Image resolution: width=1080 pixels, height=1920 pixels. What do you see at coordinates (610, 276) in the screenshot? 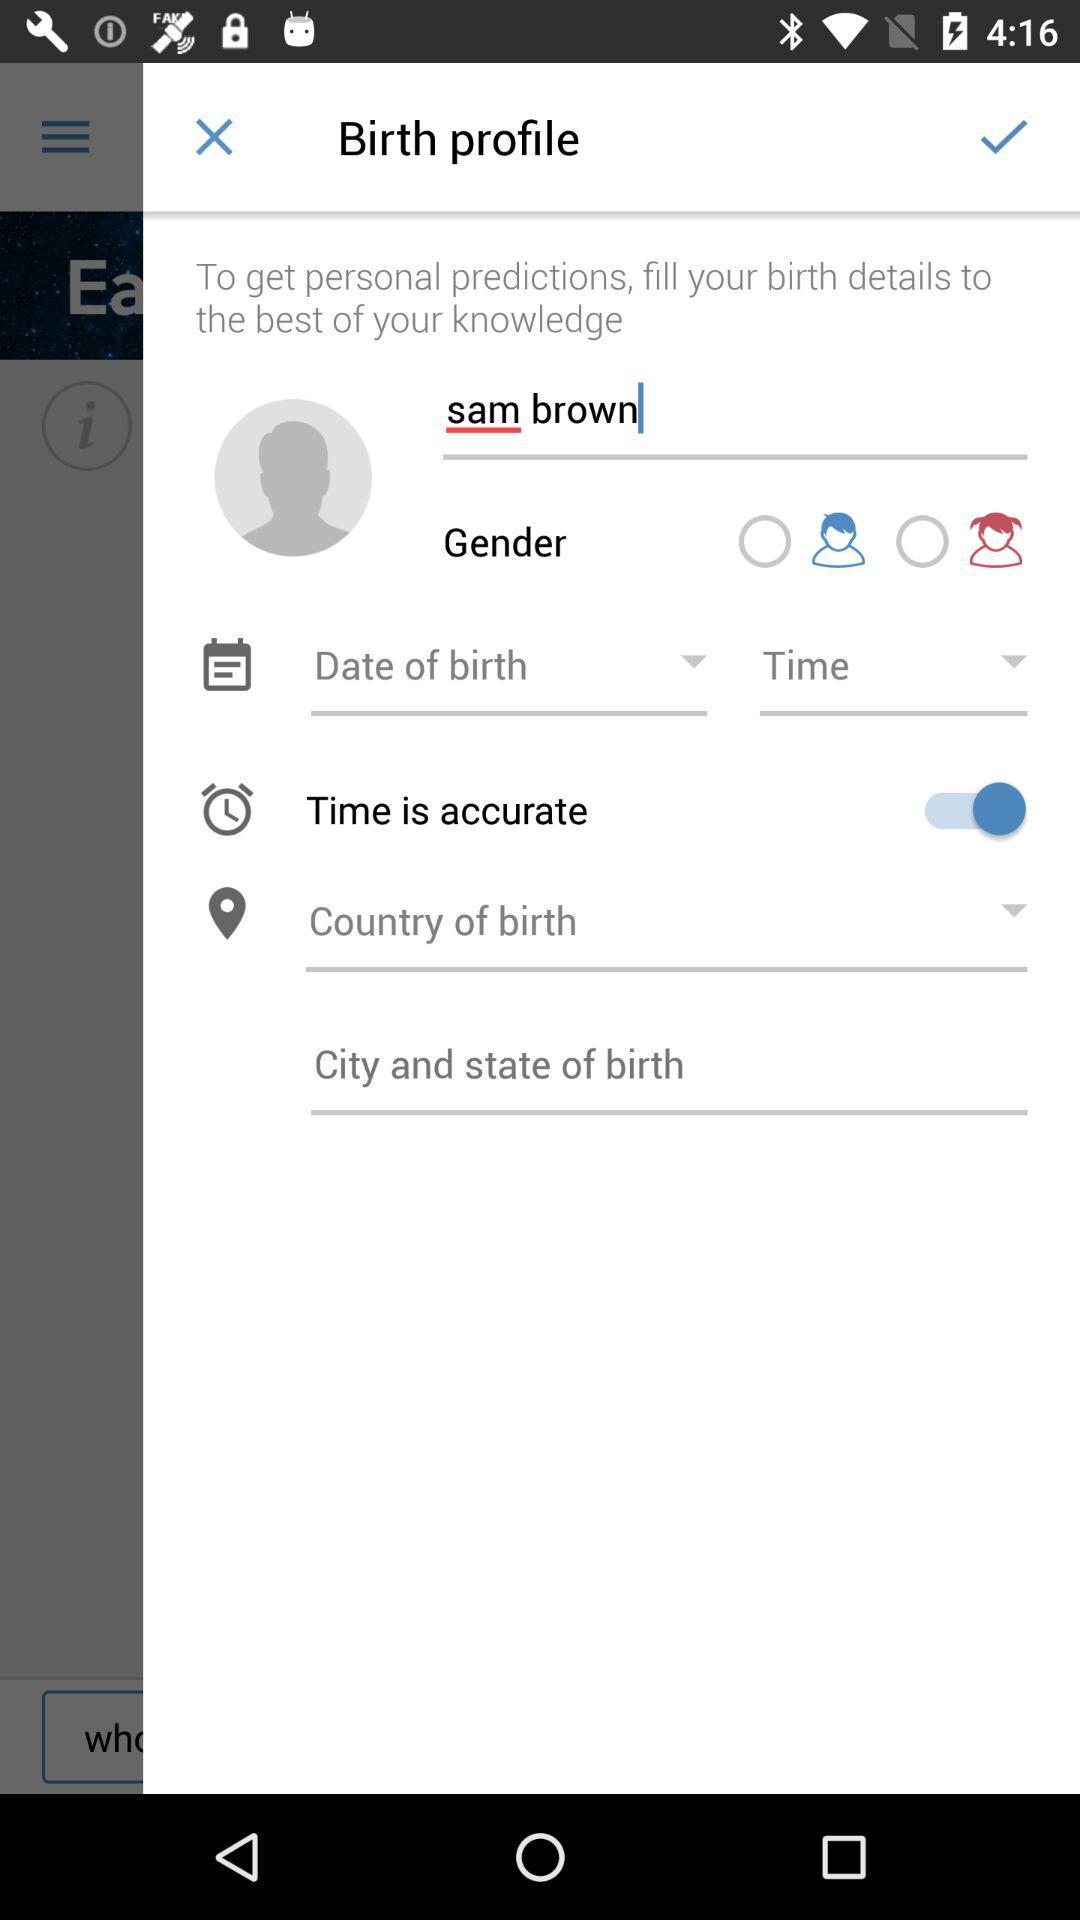
I see `the to get personal icon` at bounding box center [610, 276].